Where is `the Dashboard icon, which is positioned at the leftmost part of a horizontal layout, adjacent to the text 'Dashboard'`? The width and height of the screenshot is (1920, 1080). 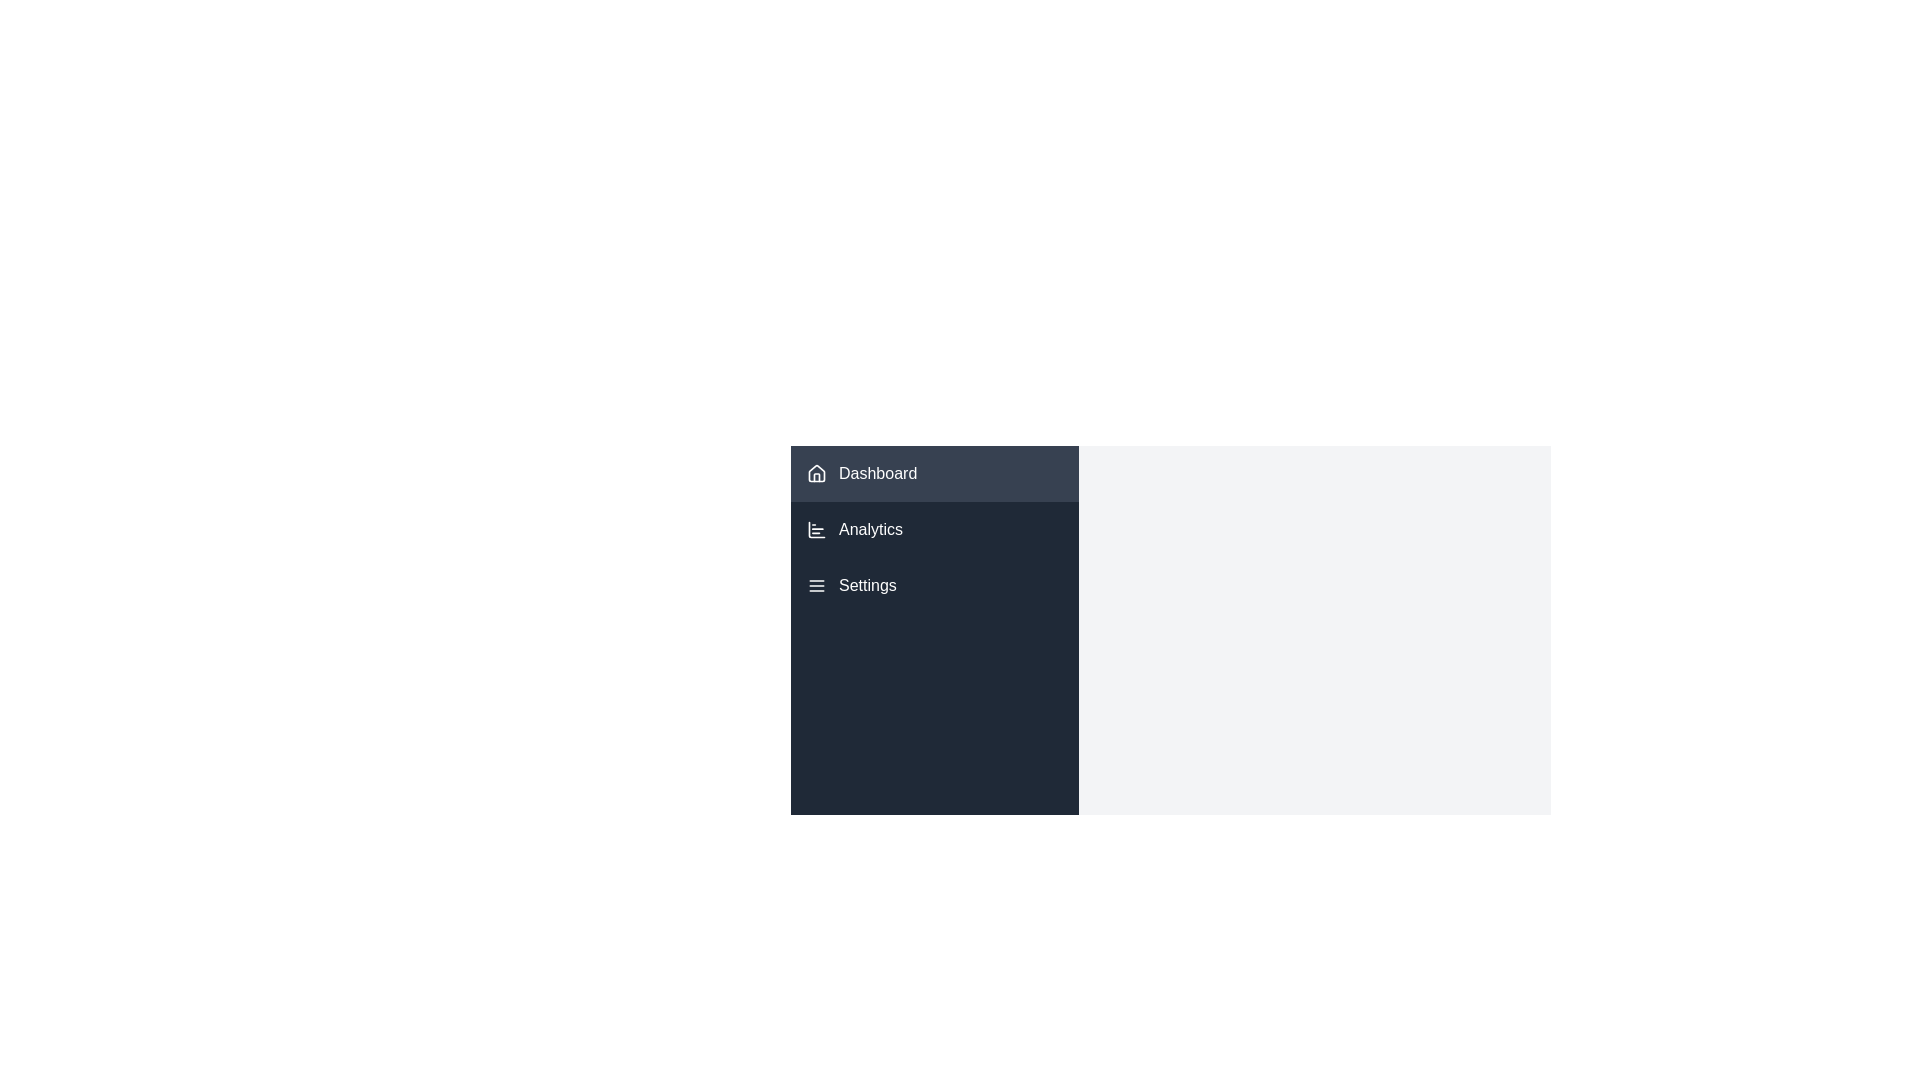 the Dashboard icon, which is positioned at the leftmost part of a horizontal layout, adjacent to the text 'Dashboard' is located at coordinates (816, 474).